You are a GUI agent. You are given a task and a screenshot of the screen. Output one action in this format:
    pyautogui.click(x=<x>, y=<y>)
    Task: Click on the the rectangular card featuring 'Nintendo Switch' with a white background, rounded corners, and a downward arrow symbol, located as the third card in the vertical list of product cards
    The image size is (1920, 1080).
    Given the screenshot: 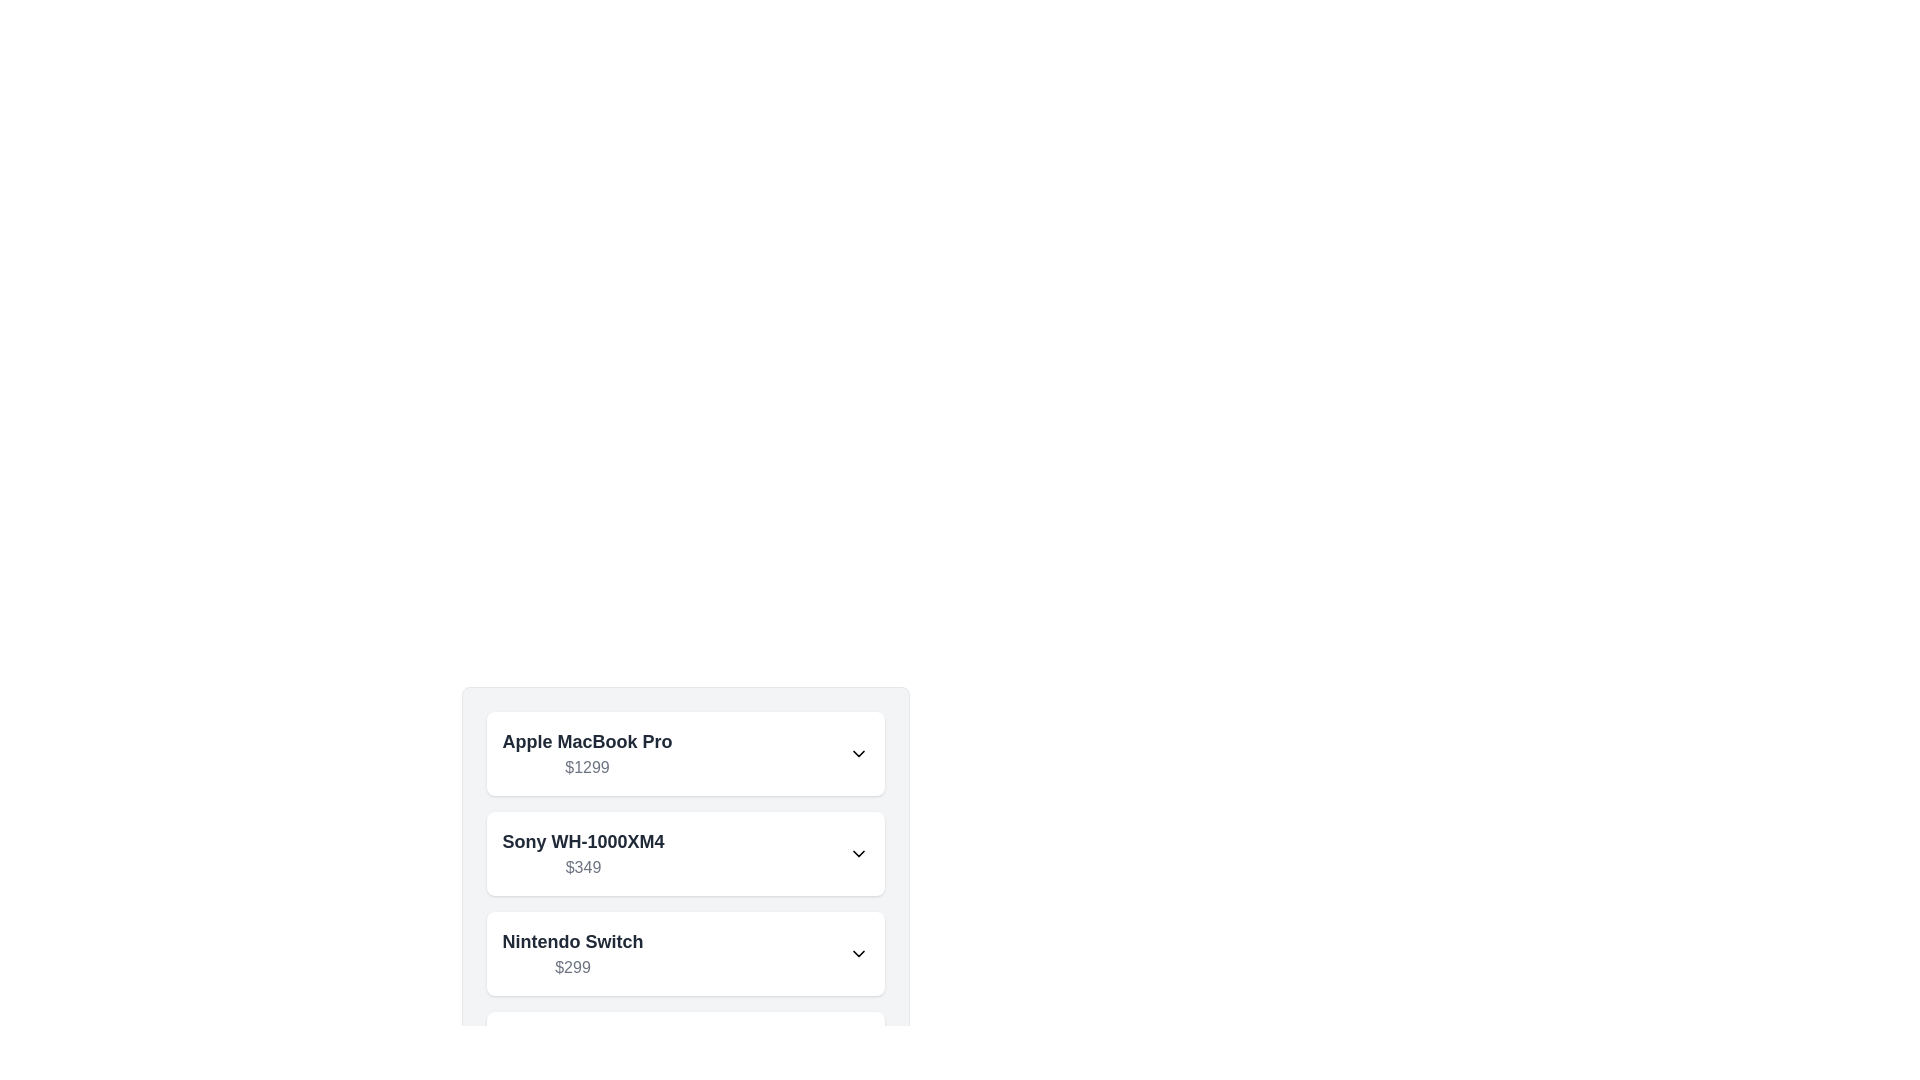 What is the action you would take?
    pyautogui.click(x=685, y=952)
    